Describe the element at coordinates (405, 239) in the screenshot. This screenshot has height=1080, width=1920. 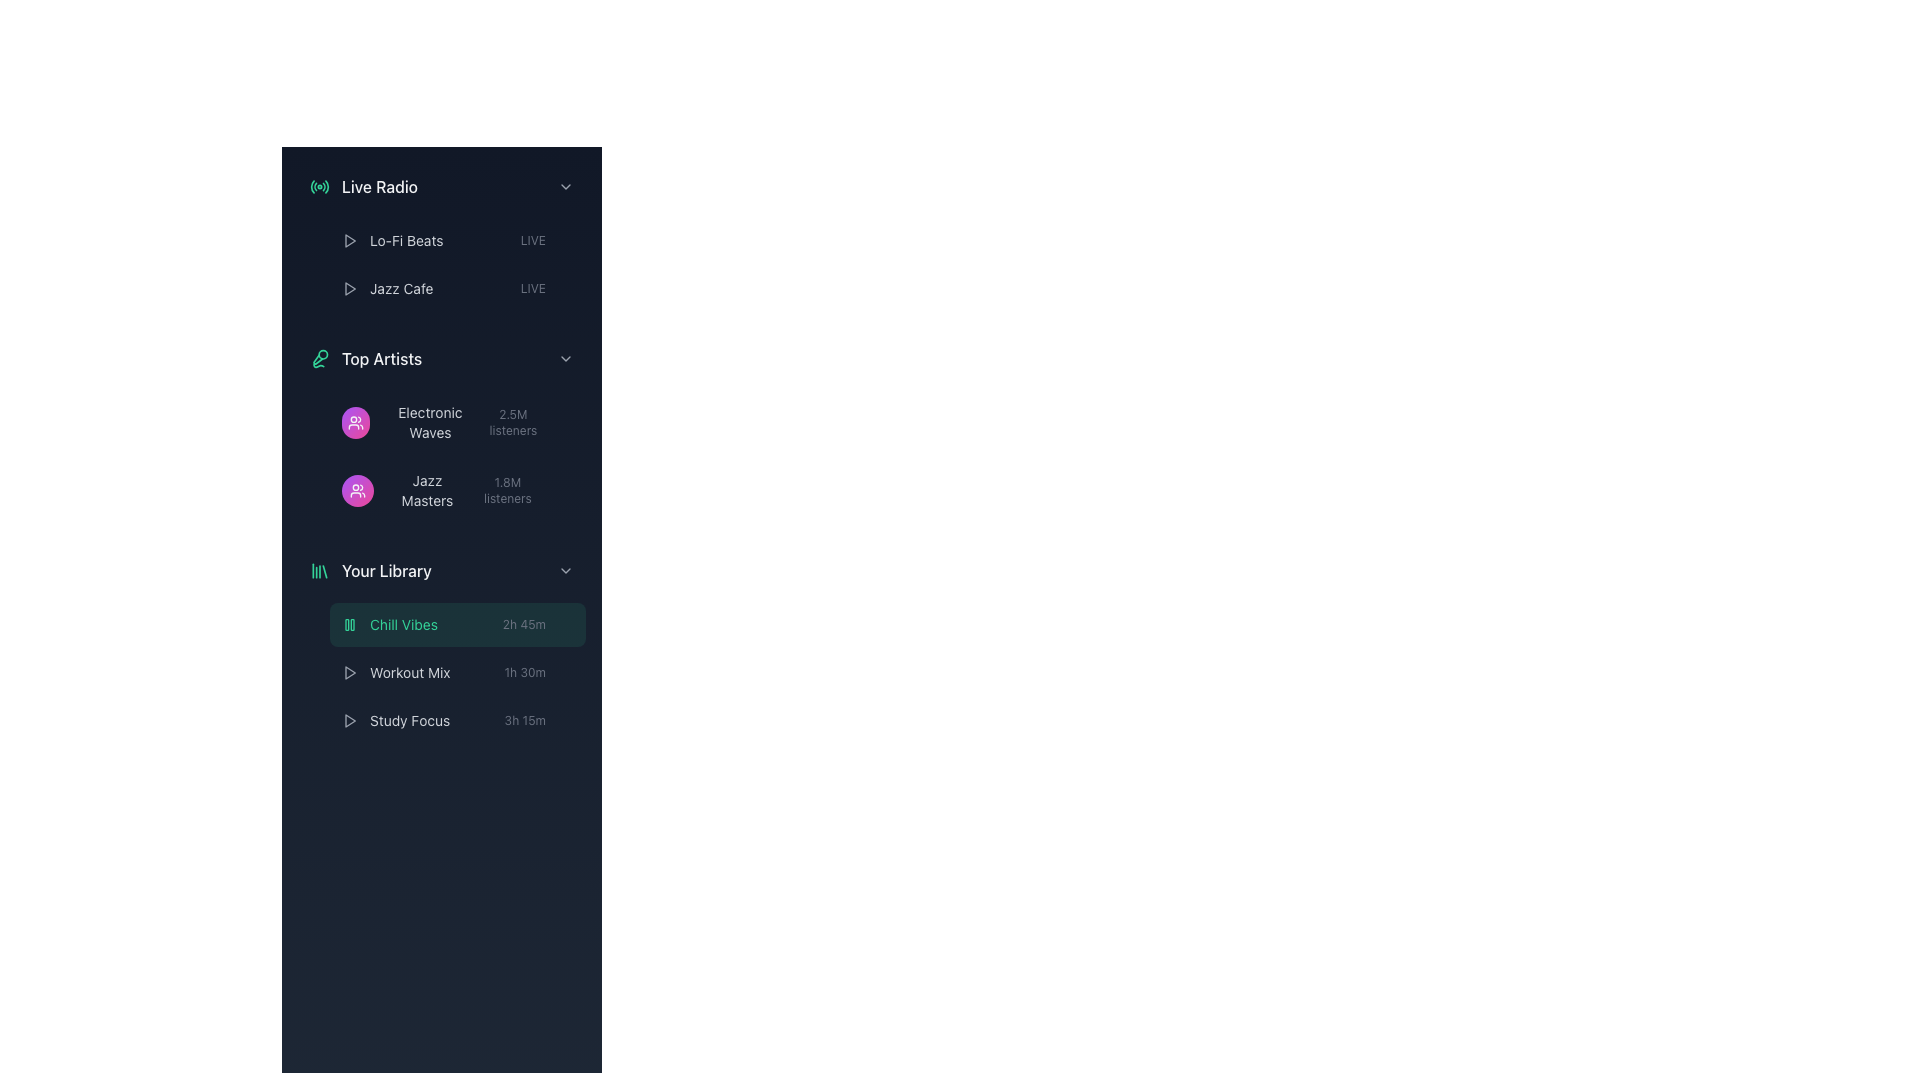
I see `text label displaying 'Lo-Fi Beats' located within the 'Live Radio' section of the left sidebar, positioned between the title 'Live Radio' and the item 'Jazz Cafe'` at that location.